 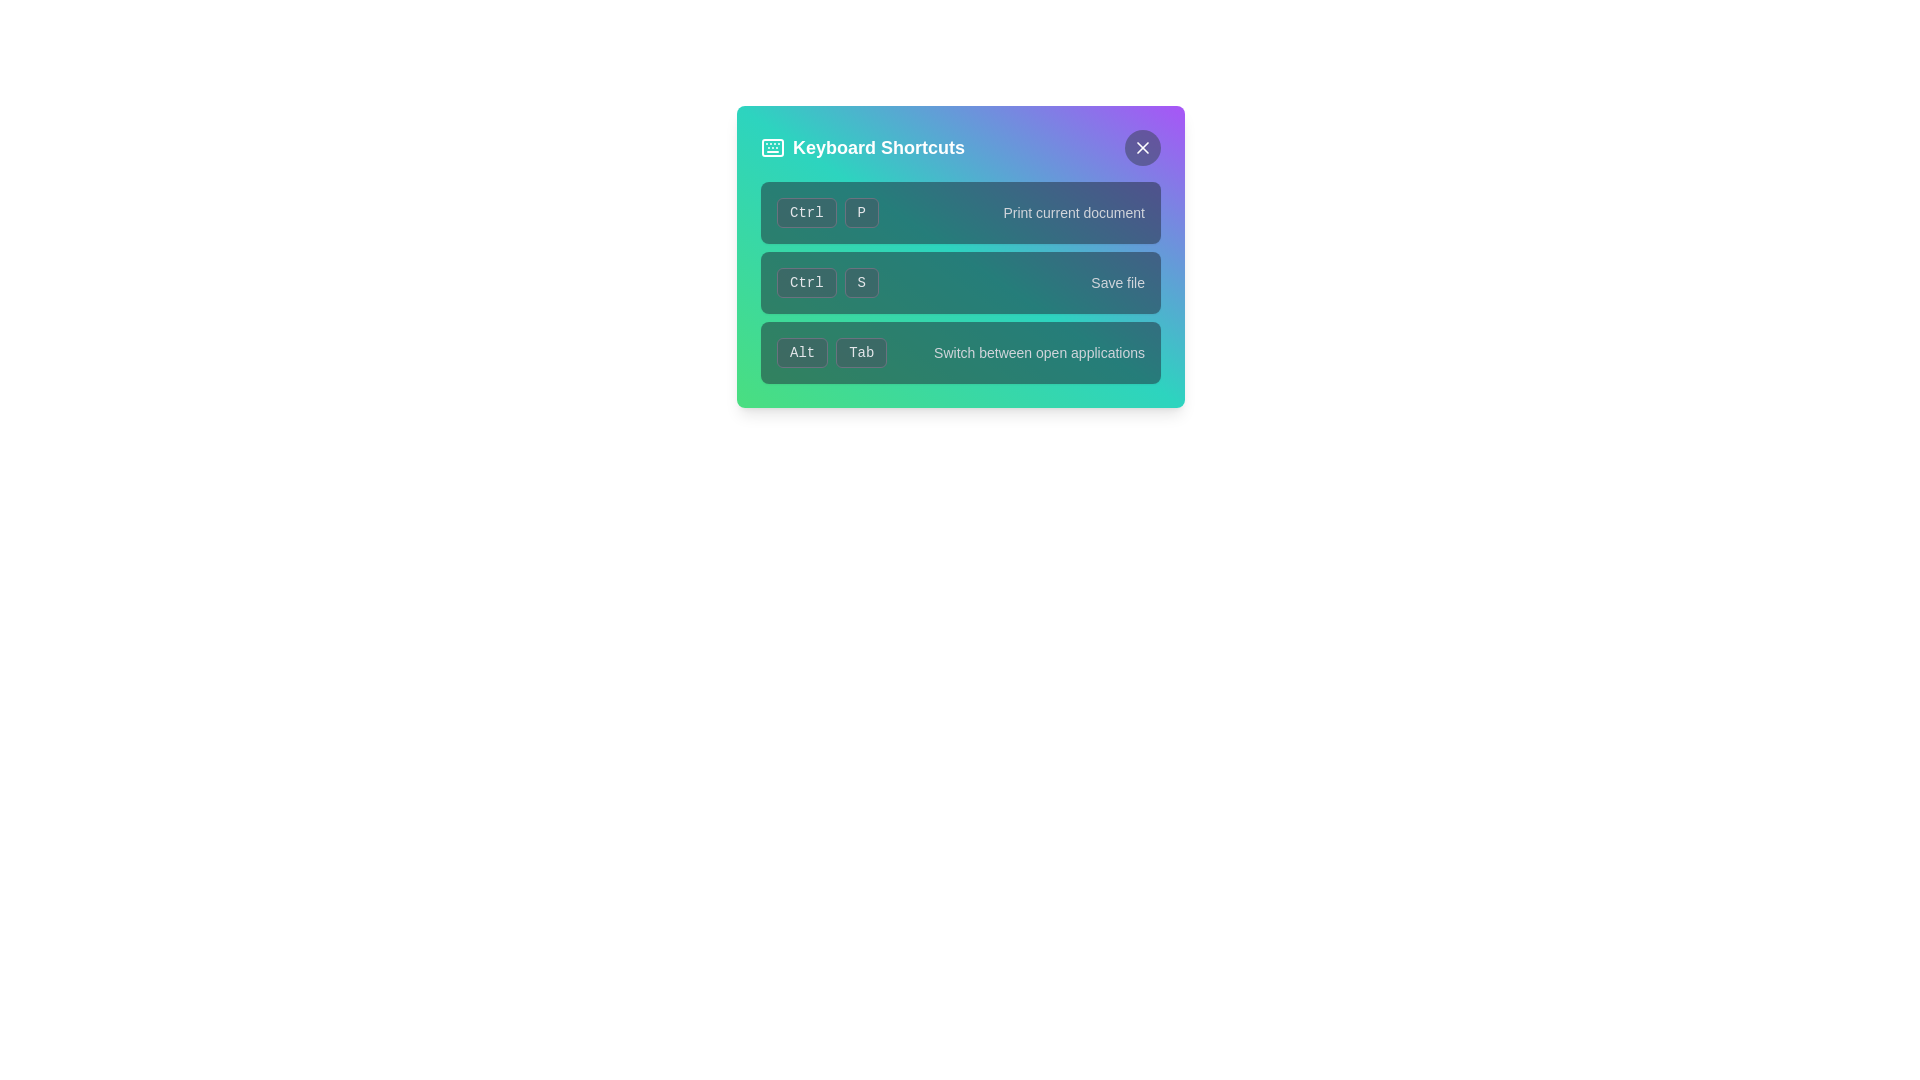 What do you see at coordinates (1117, 282) in the screenshot?
I see `the Text Label that describes the 'Ctrl + S' shortcut command, located in the middle-right area of the keyboard shortcuts panel` at bounding box center [1117, 282].